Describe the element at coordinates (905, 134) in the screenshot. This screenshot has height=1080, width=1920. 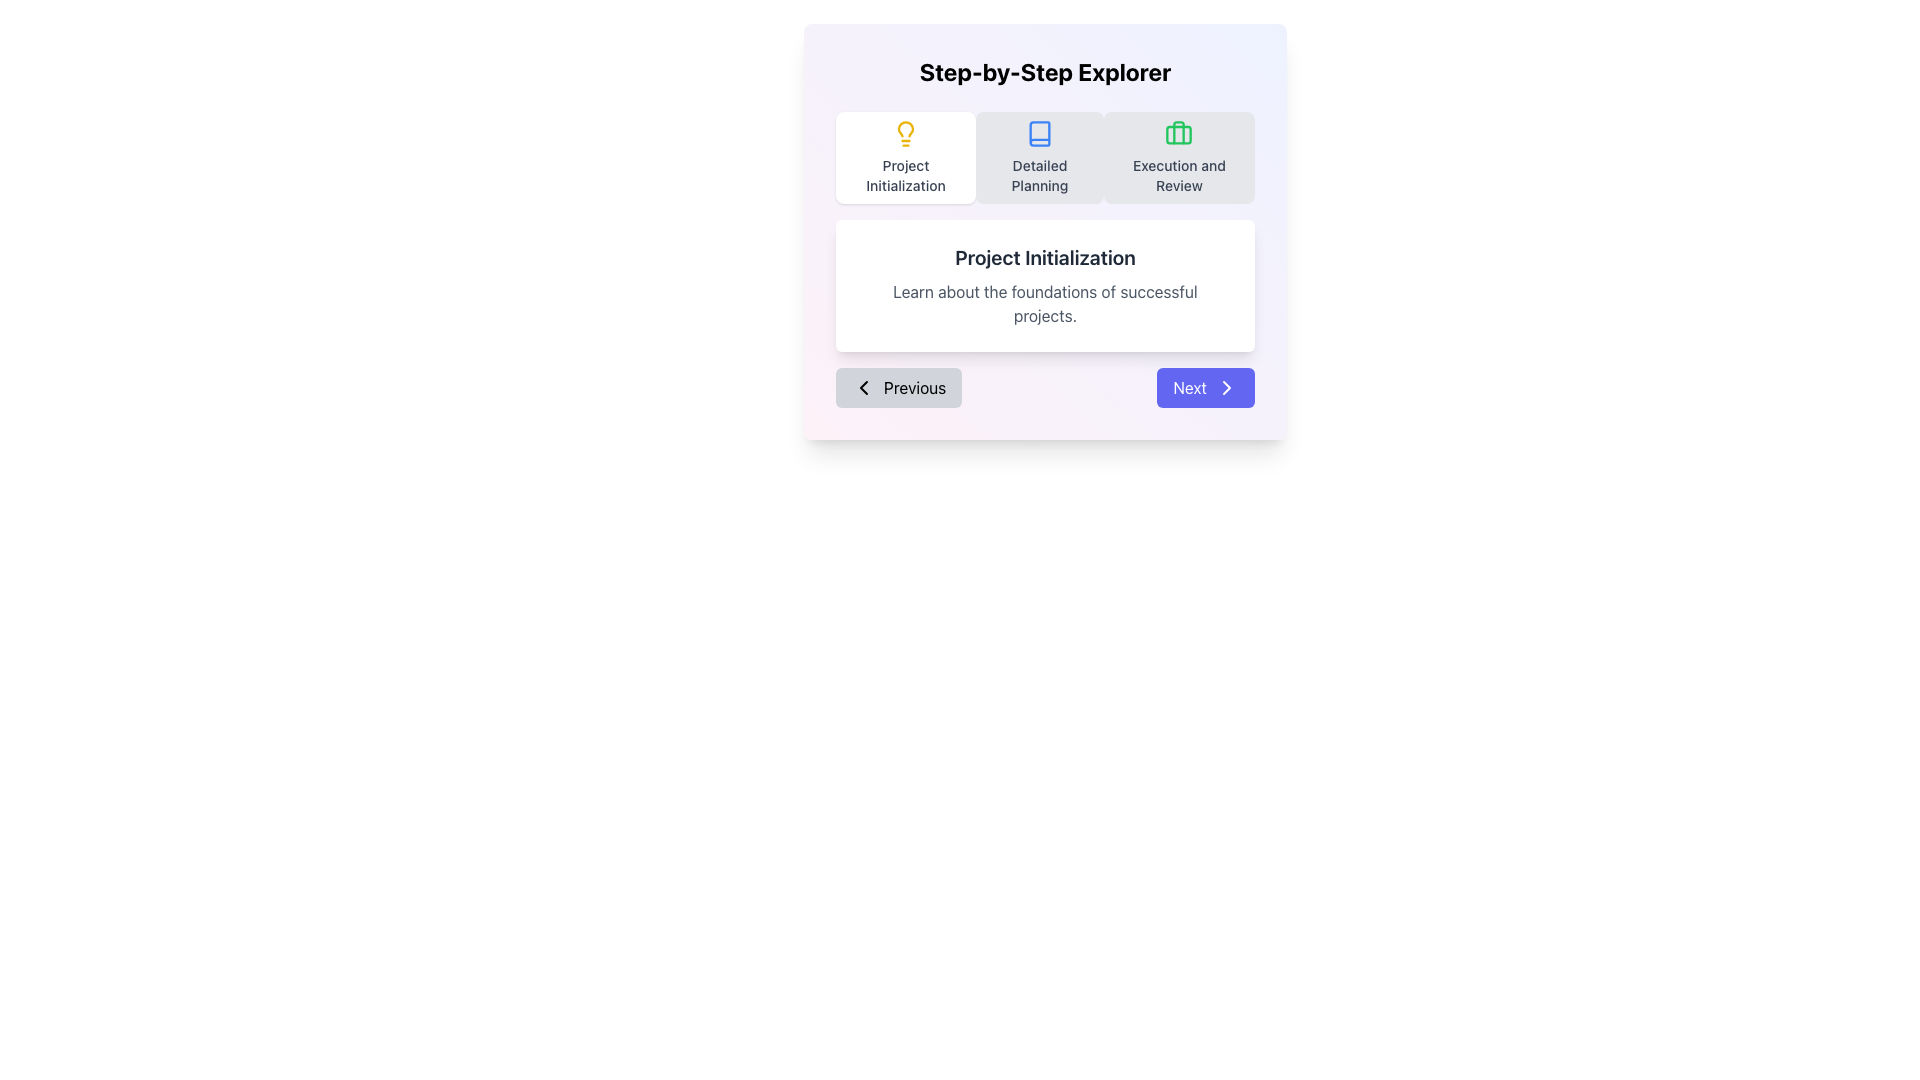
I see `the lightbulb icon located above the 'Project Initialization' text in the card-like UI element` at that location.